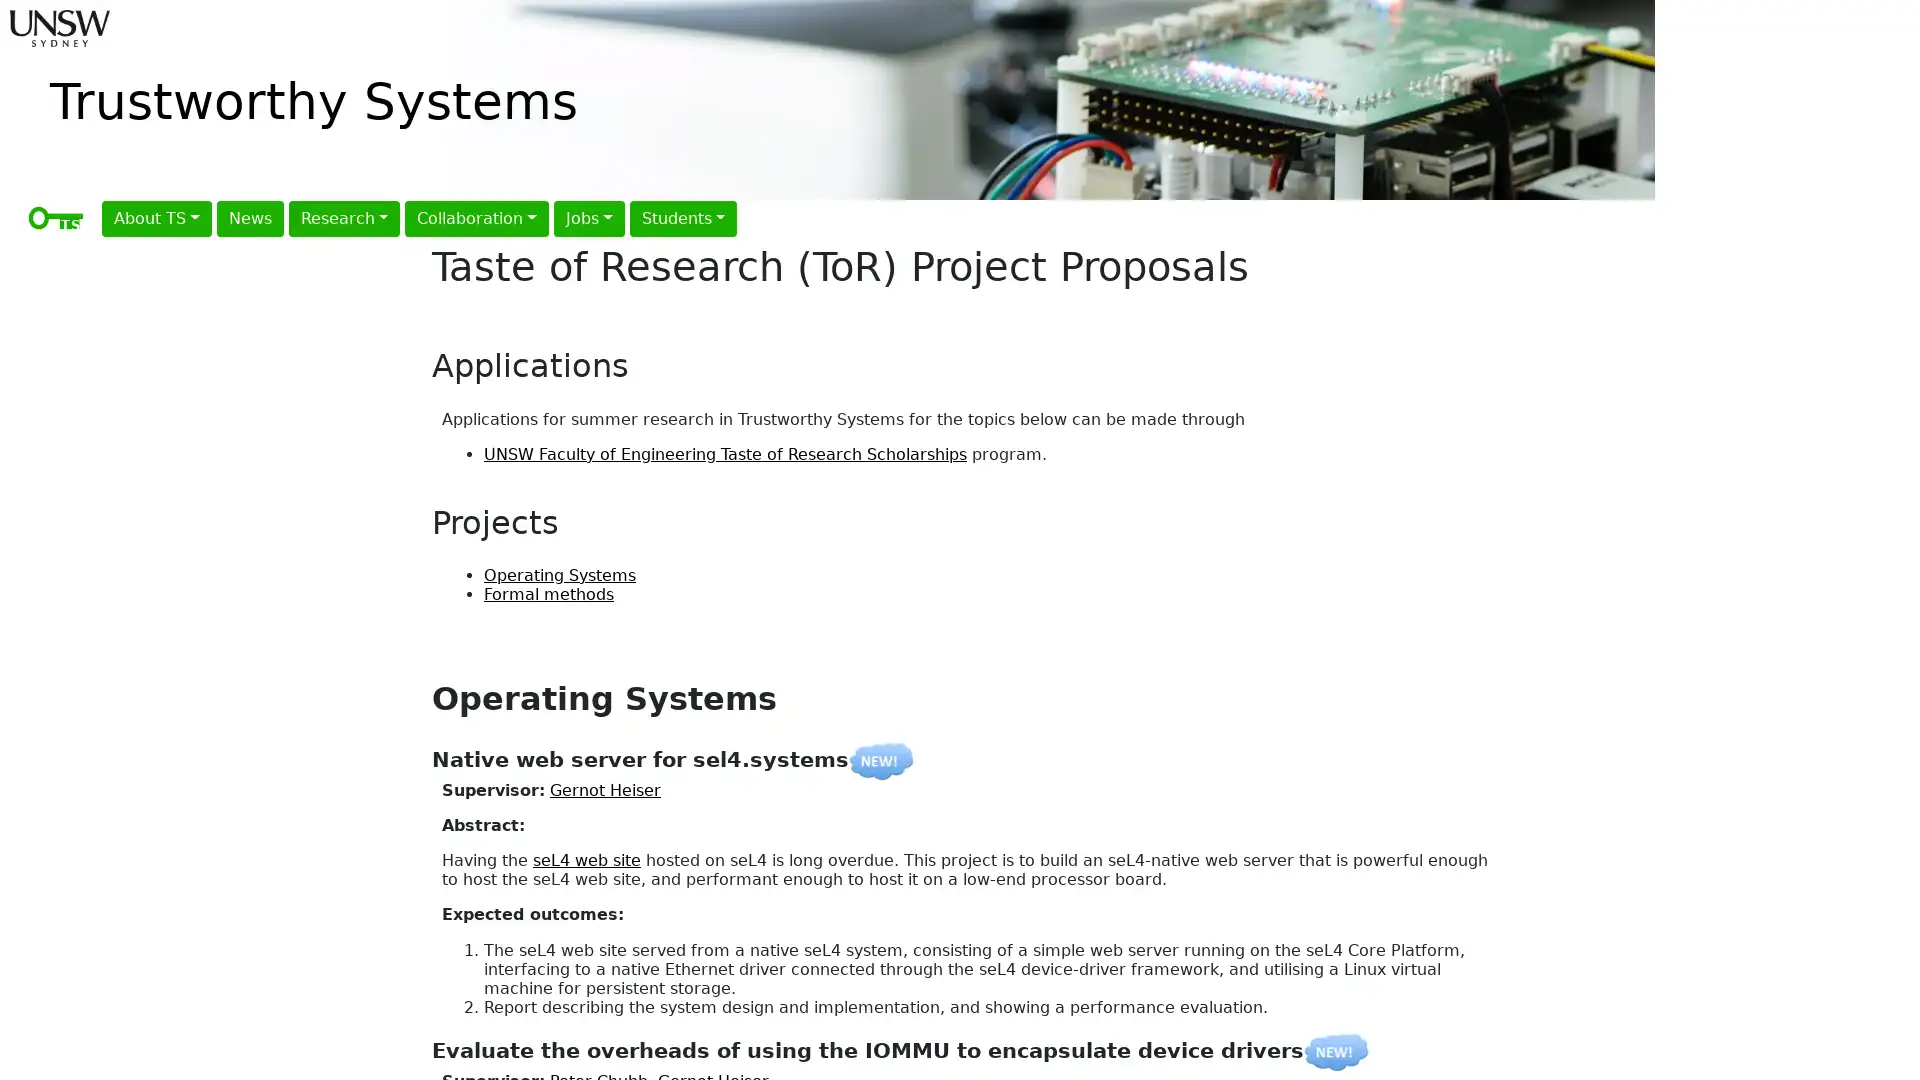  Describe the element at coordinates (588, 218) in the screenshot. I see `Jobs` at that location.